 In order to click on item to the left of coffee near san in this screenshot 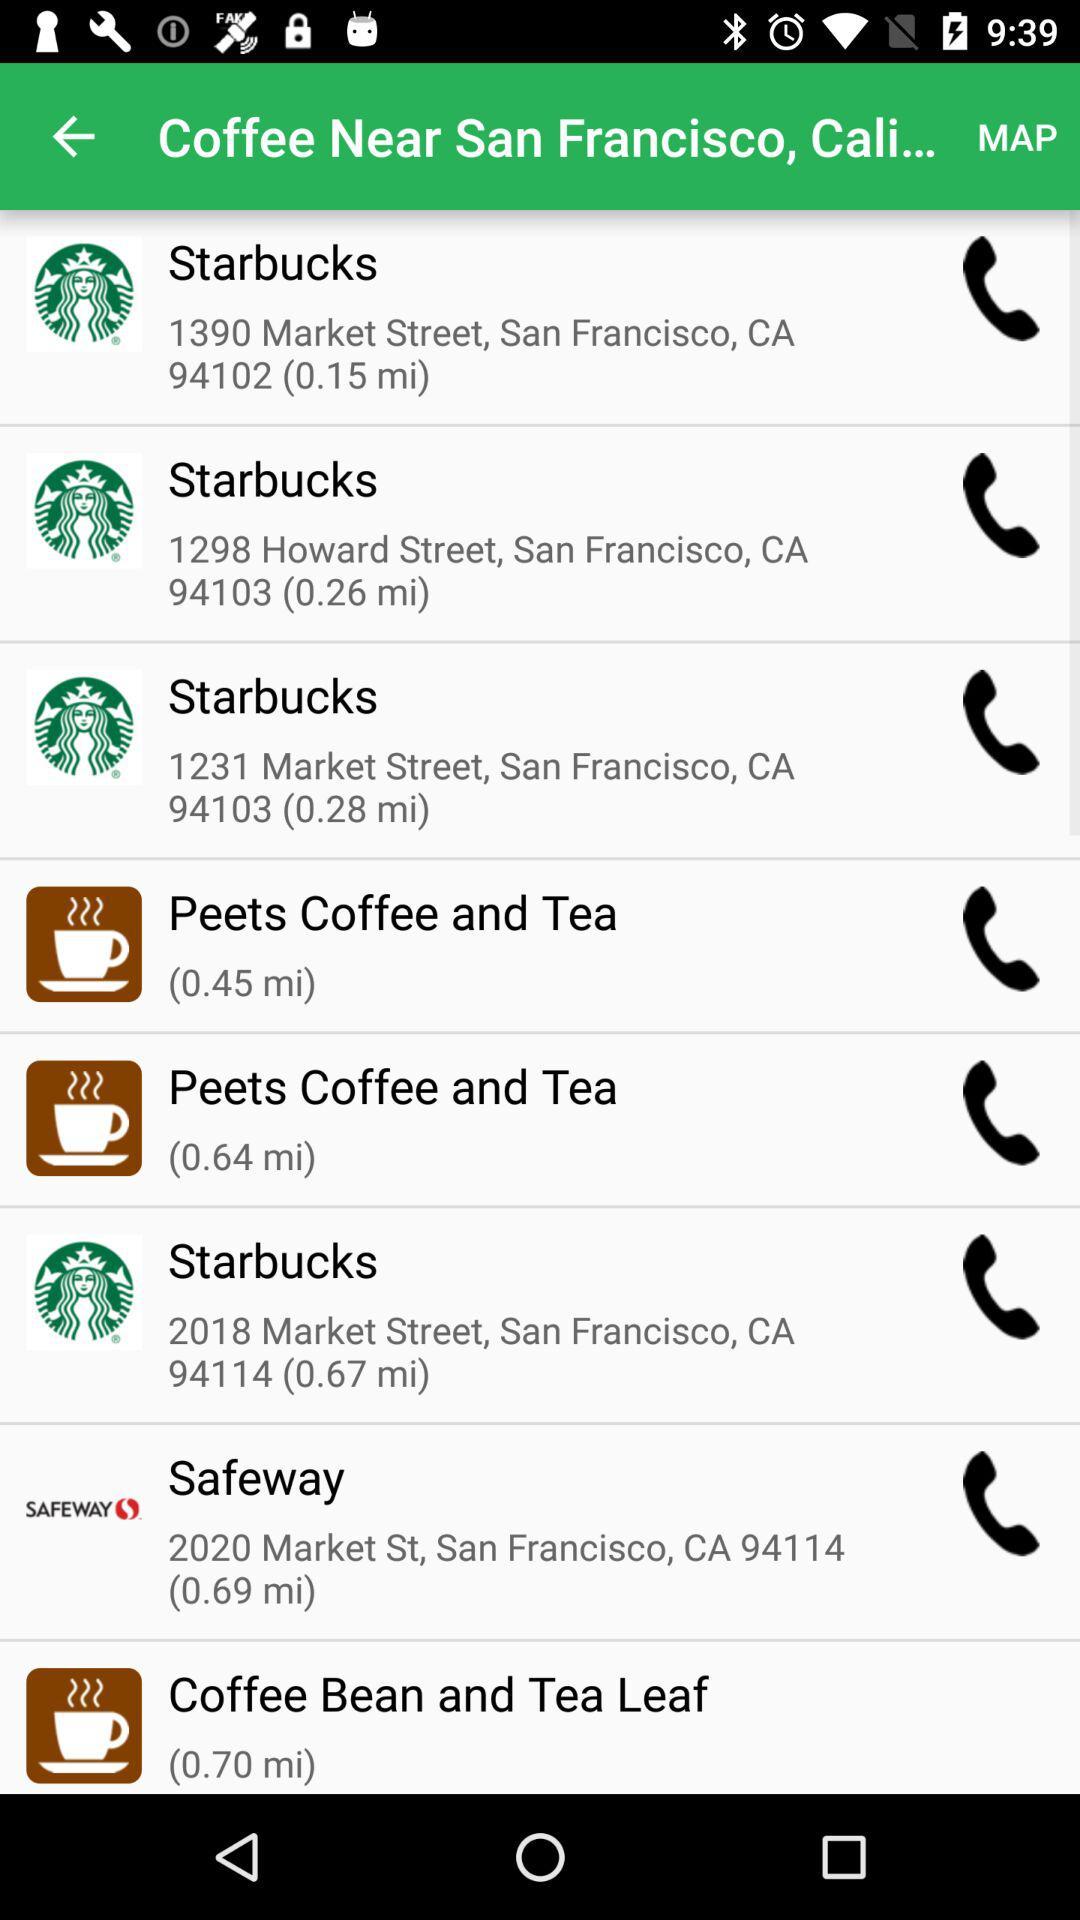, I will do `click(72, 135)`.